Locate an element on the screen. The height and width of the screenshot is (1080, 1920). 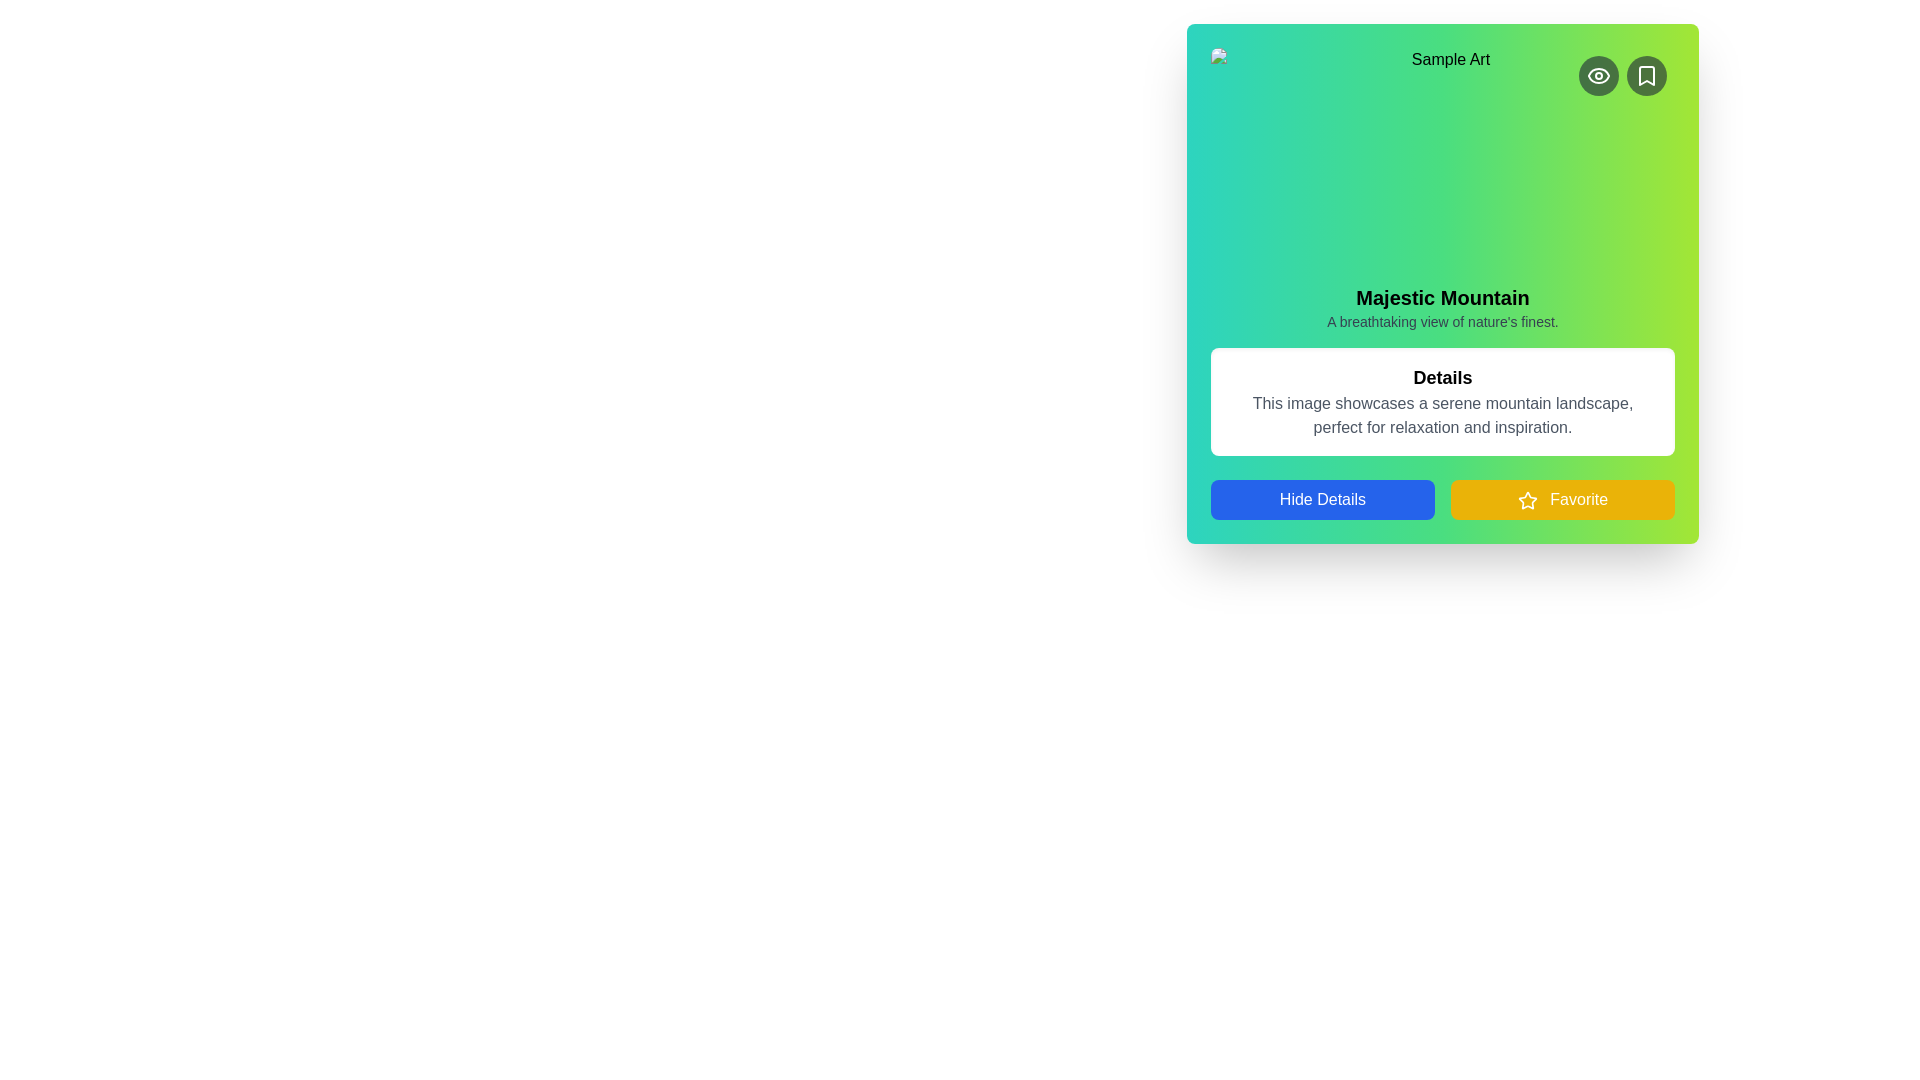
the text element displaying the title 'Majestic Mountain', which is styled in large bold font on a green-to-blue gradient background, positioned near the top center of the card interface is located at coordinates (1443, 297).